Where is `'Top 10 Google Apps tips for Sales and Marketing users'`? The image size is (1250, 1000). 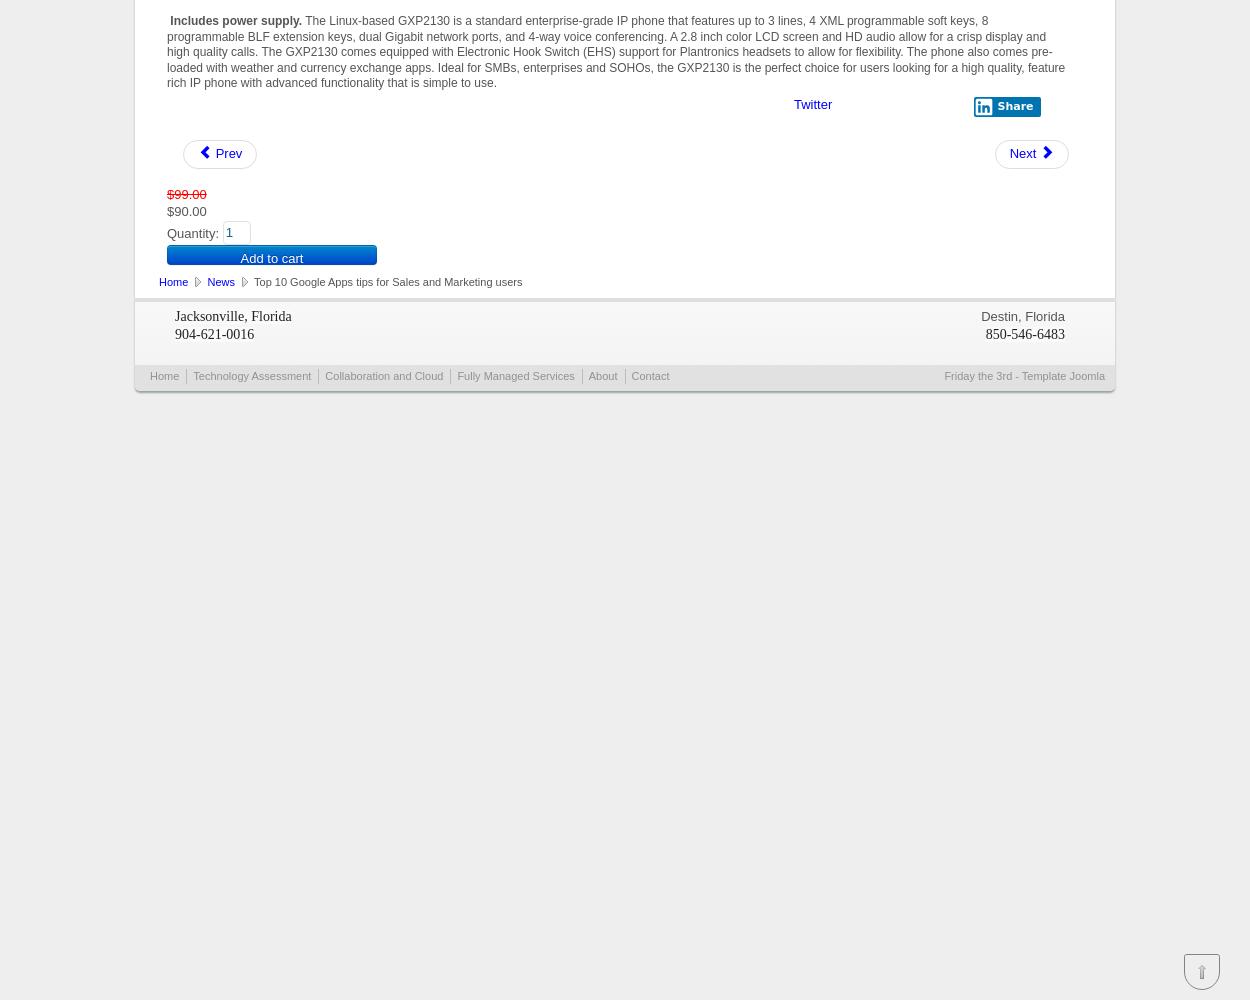 'Top 10 Google Apps tips for Sales and Marketing users' is located at coordinates (251, 281).